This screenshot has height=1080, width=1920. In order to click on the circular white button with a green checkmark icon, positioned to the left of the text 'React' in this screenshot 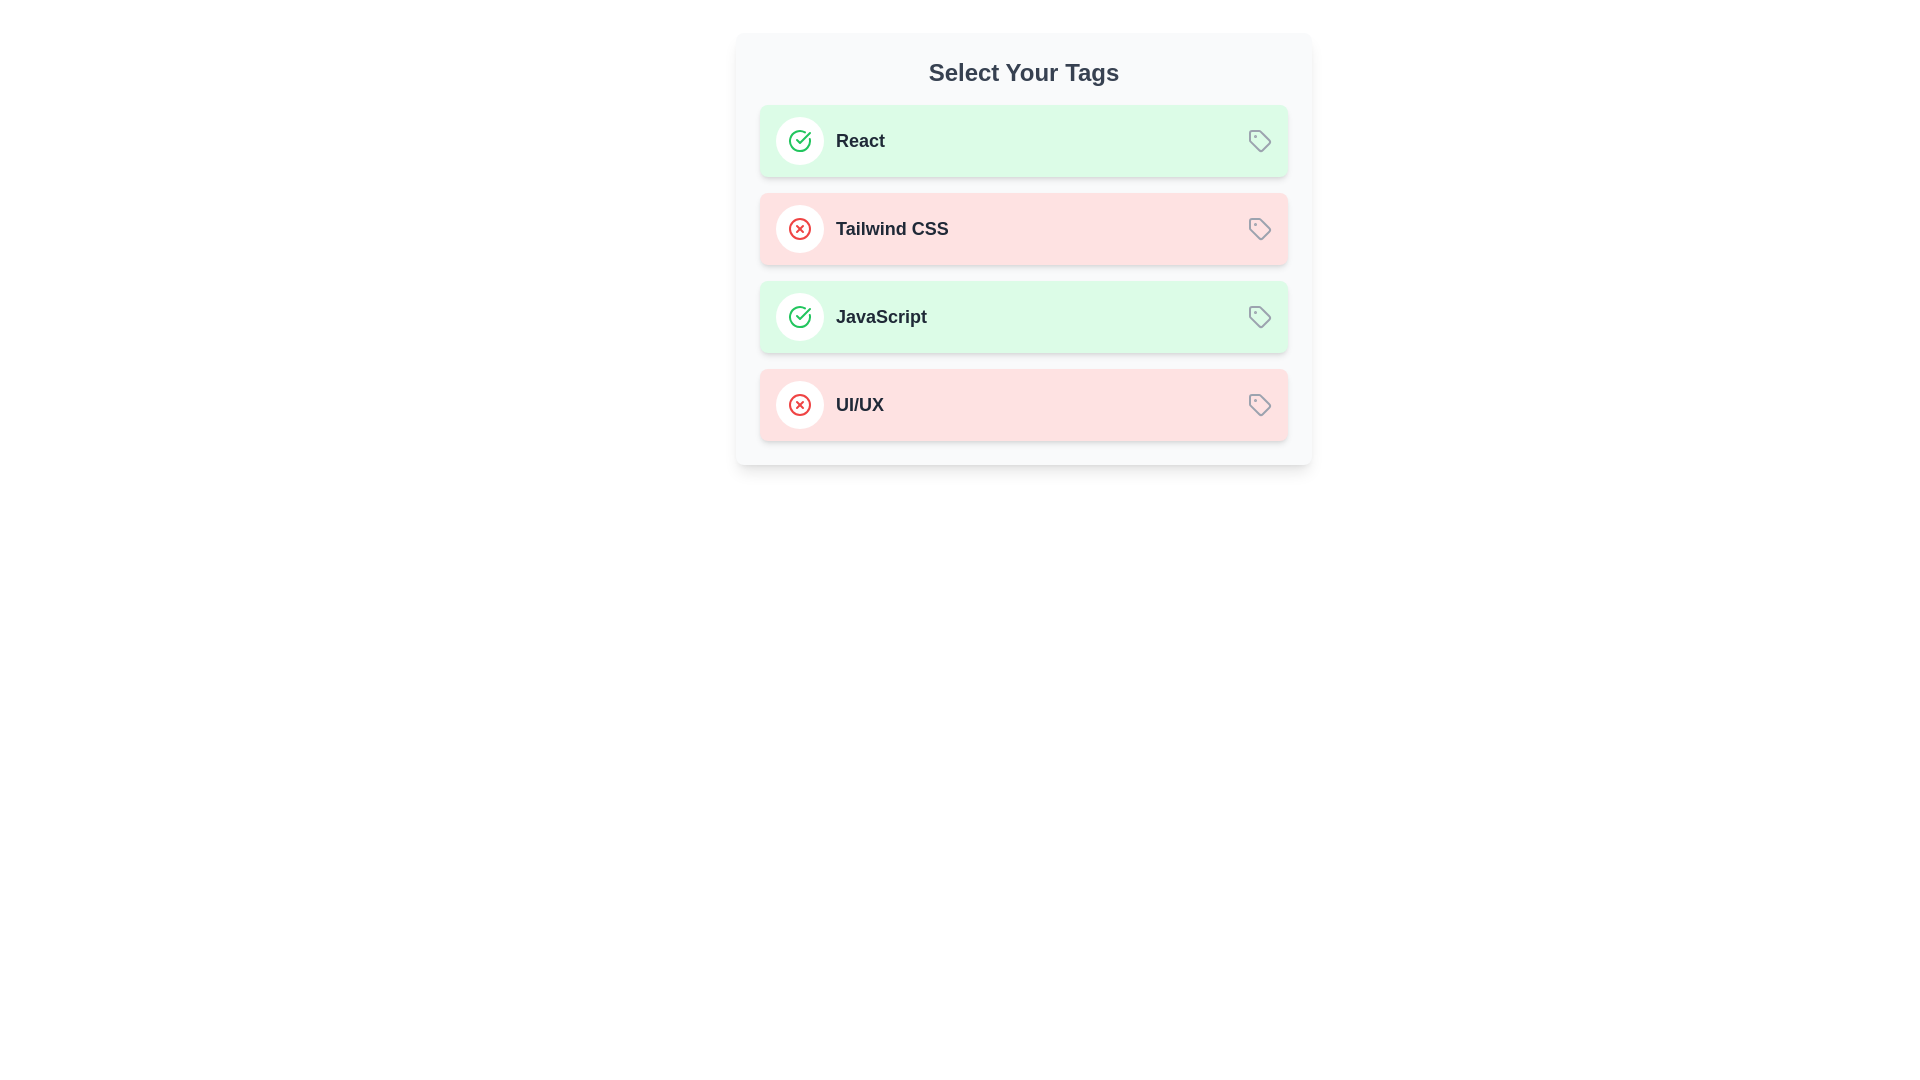, I will do `click(800, 140)`.